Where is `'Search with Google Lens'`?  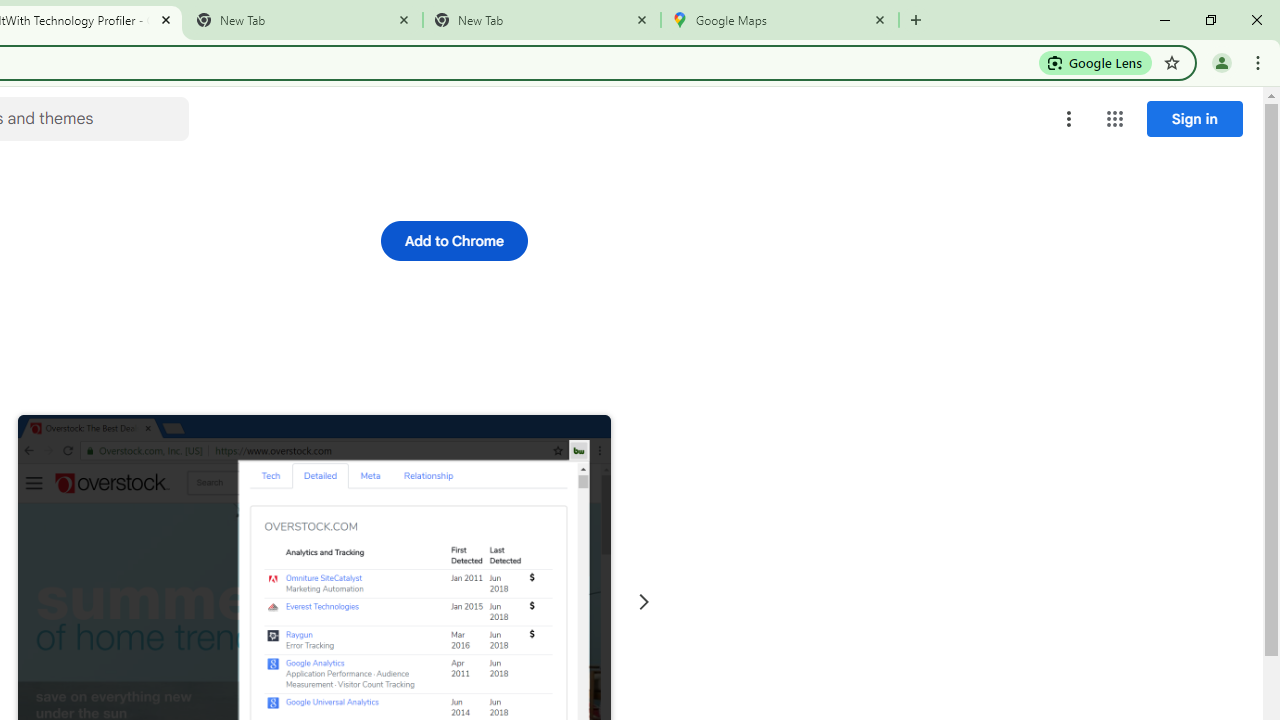 'Search with Google Lens' is located at coordinates (1094, 61).